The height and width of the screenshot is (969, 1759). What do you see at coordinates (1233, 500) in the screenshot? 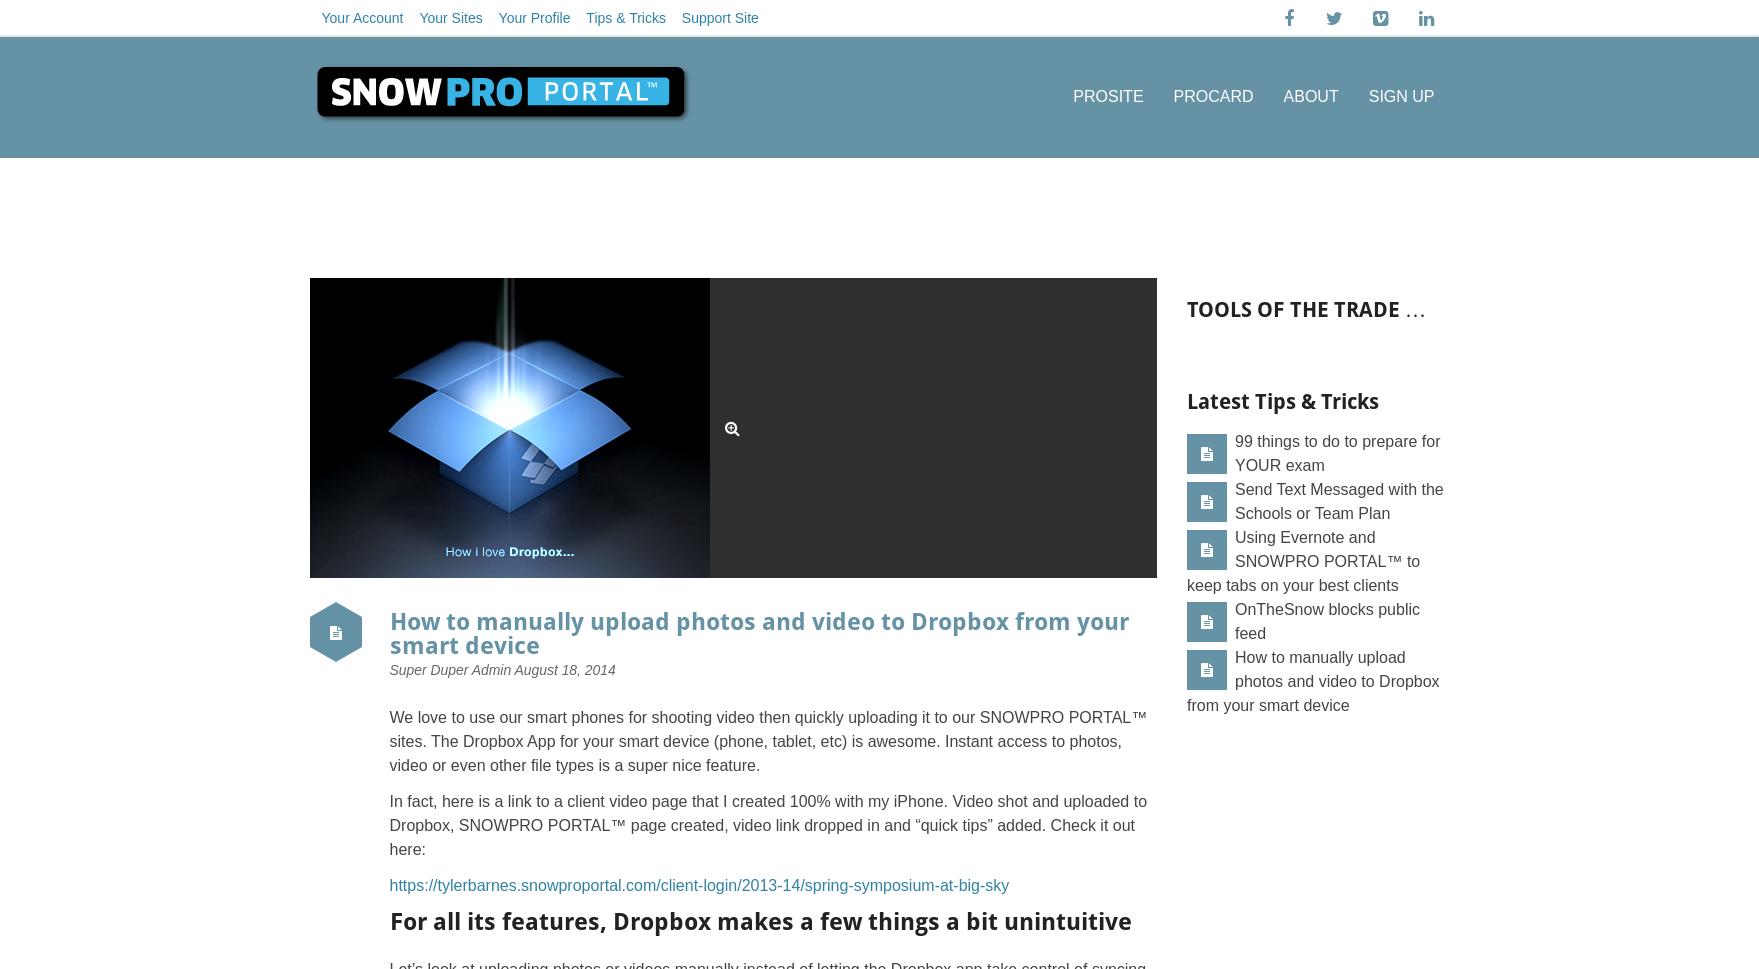
I see `'Send Text Messaged with the Schools or Team Plan'` at bounding box center [1233, 500].